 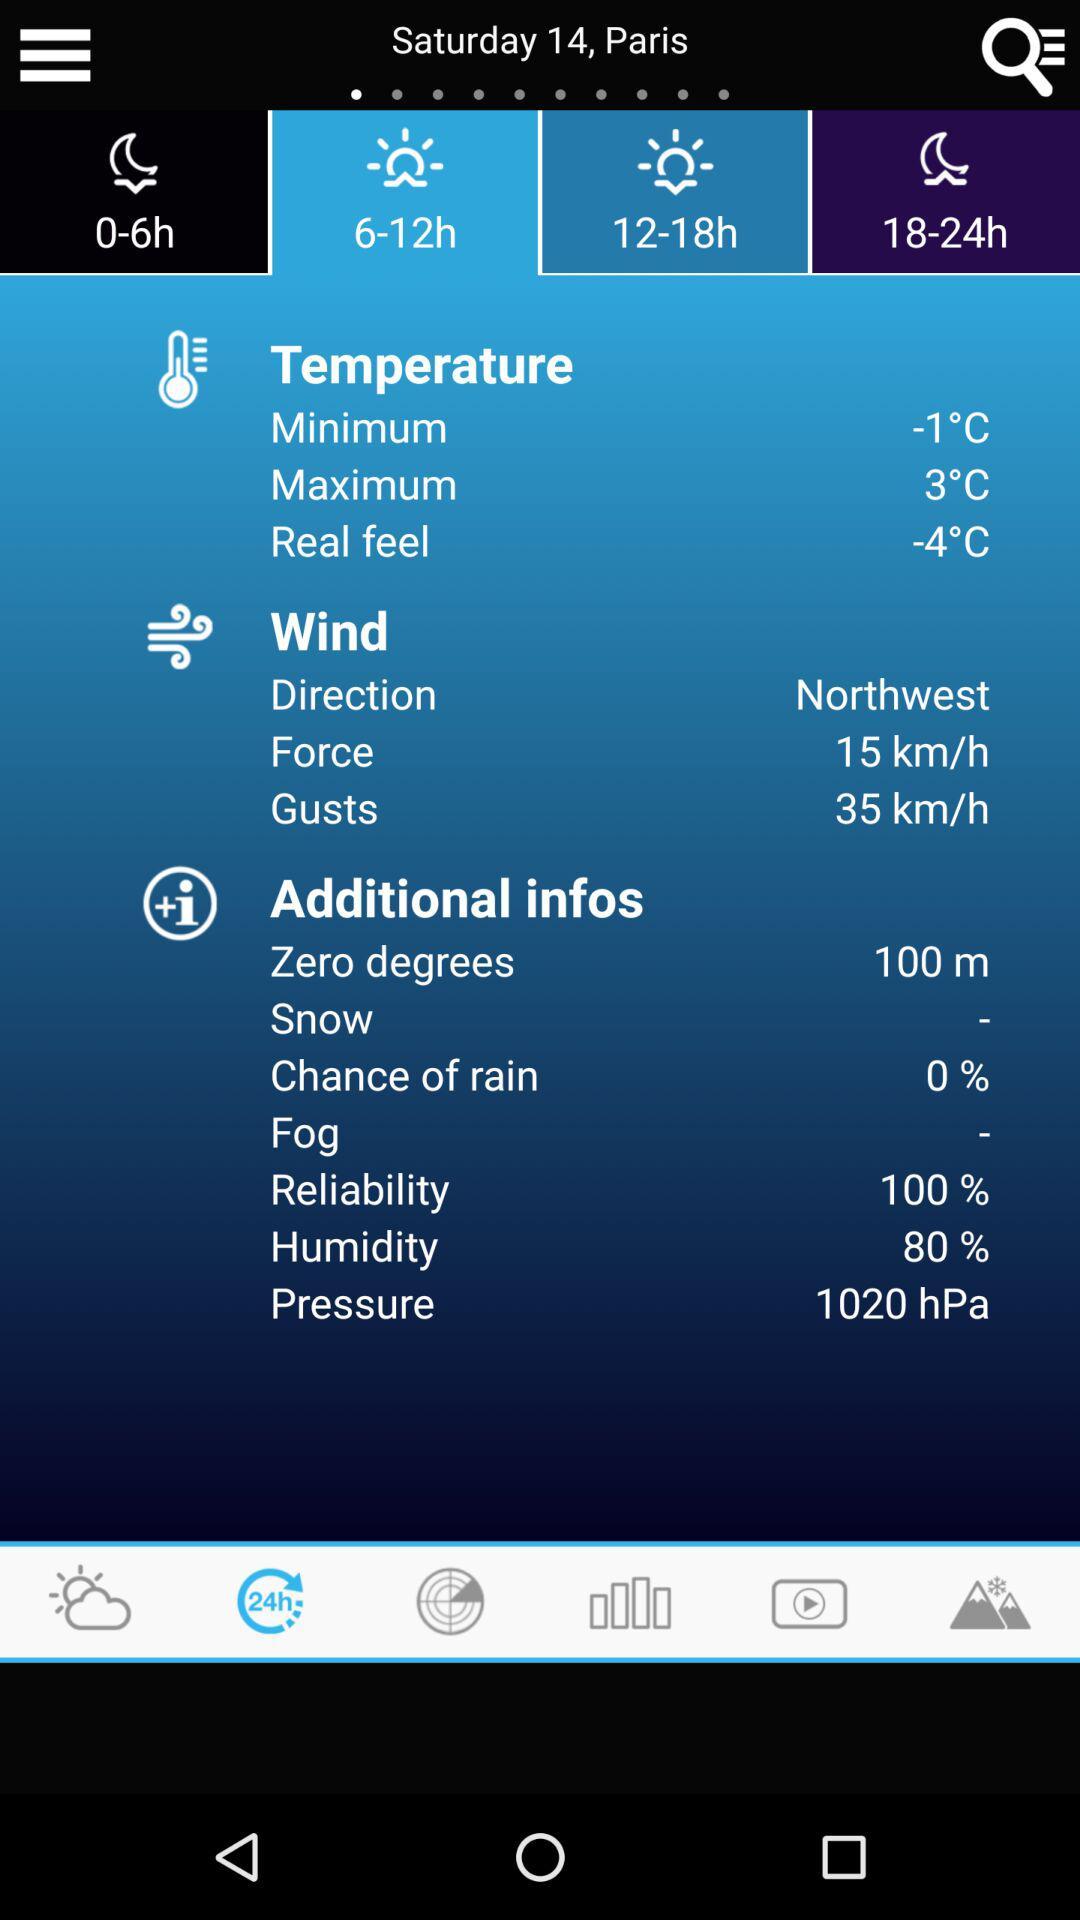 I want to click on item to the right of 6-12h icon, so click(x=675, y=191).